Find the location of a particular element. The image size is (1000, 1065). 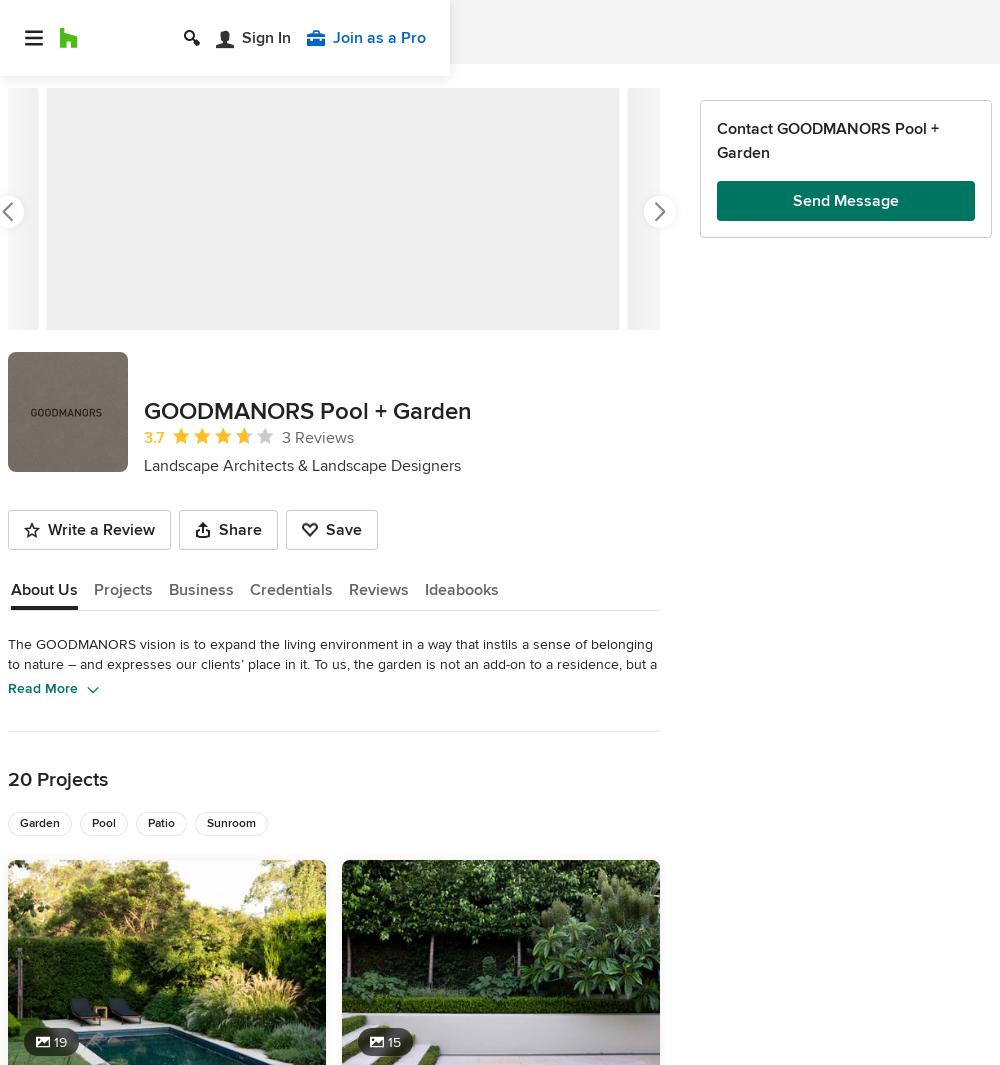

'19' is located at coordinates (60, 1041).